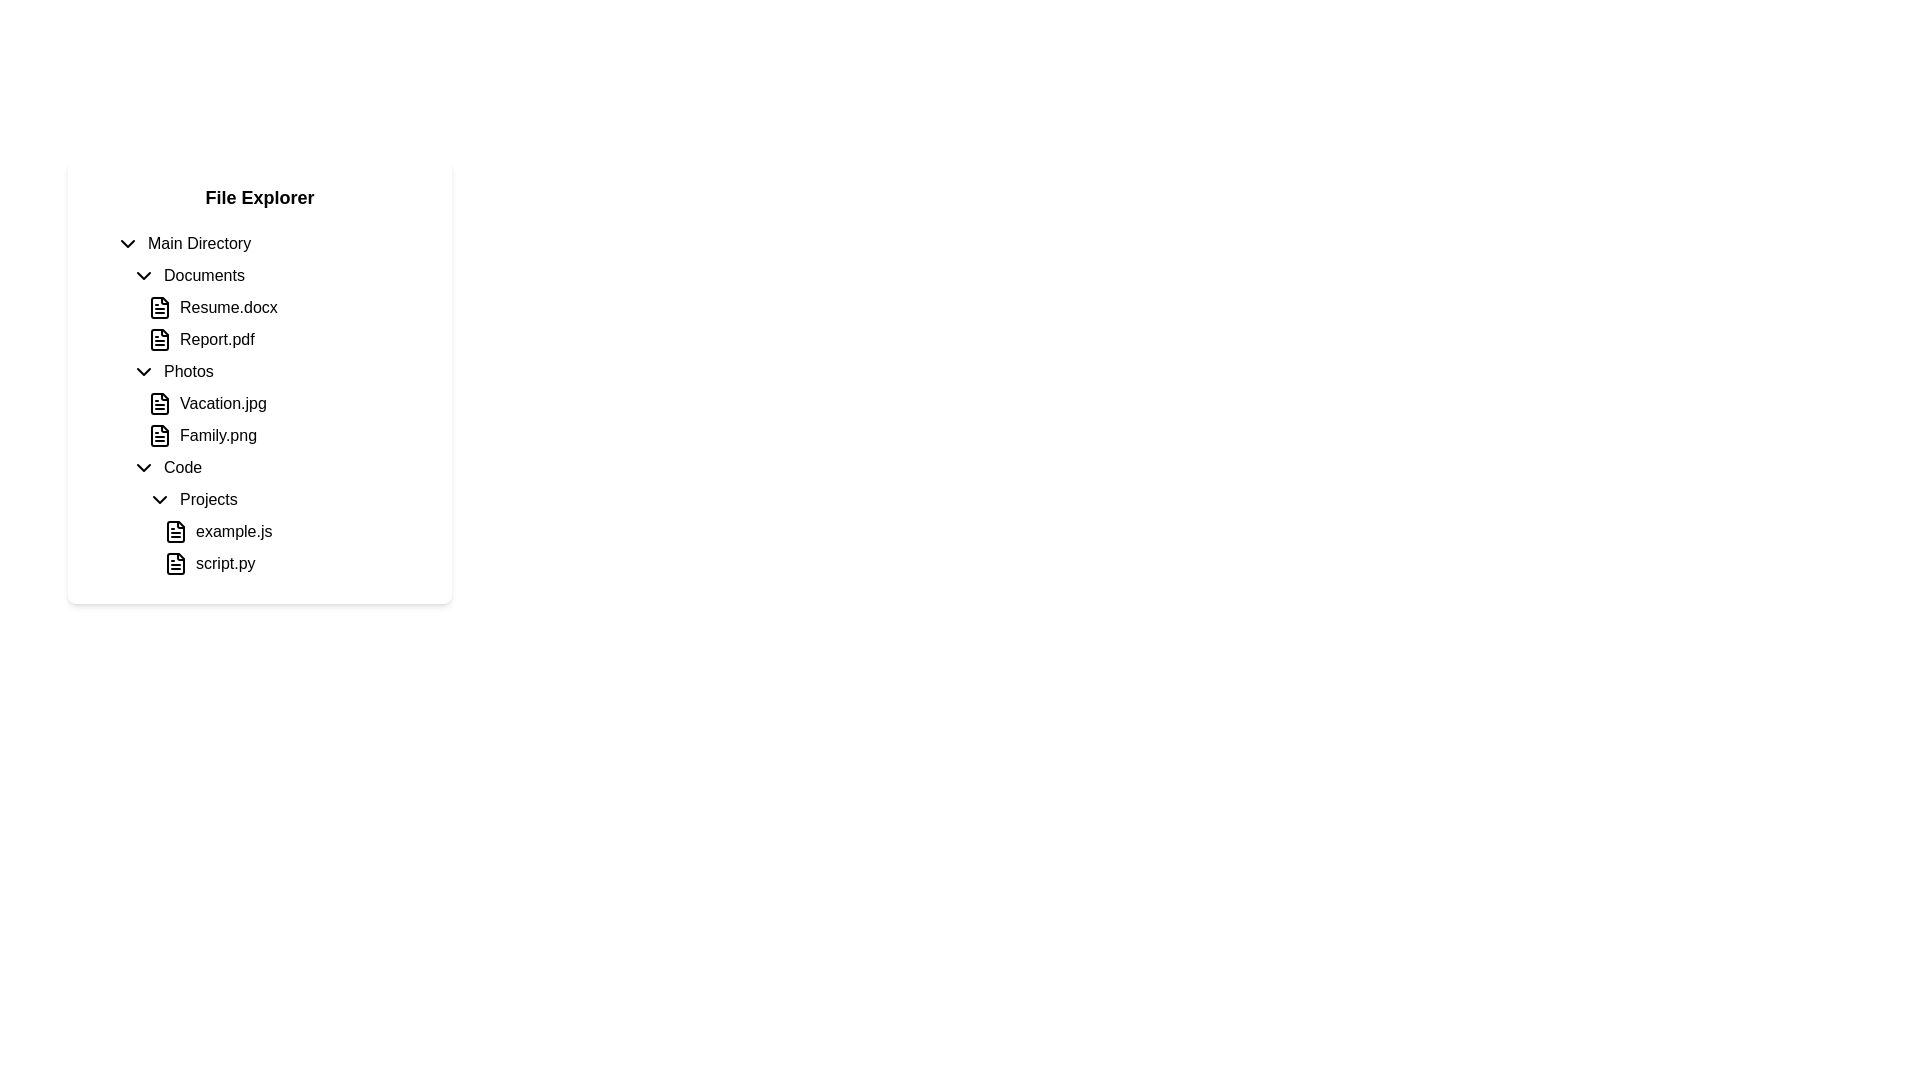  Describe the element at coordinates (127, 242) in the screenshot. I see `the interactive chevron icon used for toggling the expansion or collapse state of the 'Main Directory' to provide visual feedback` at that location.